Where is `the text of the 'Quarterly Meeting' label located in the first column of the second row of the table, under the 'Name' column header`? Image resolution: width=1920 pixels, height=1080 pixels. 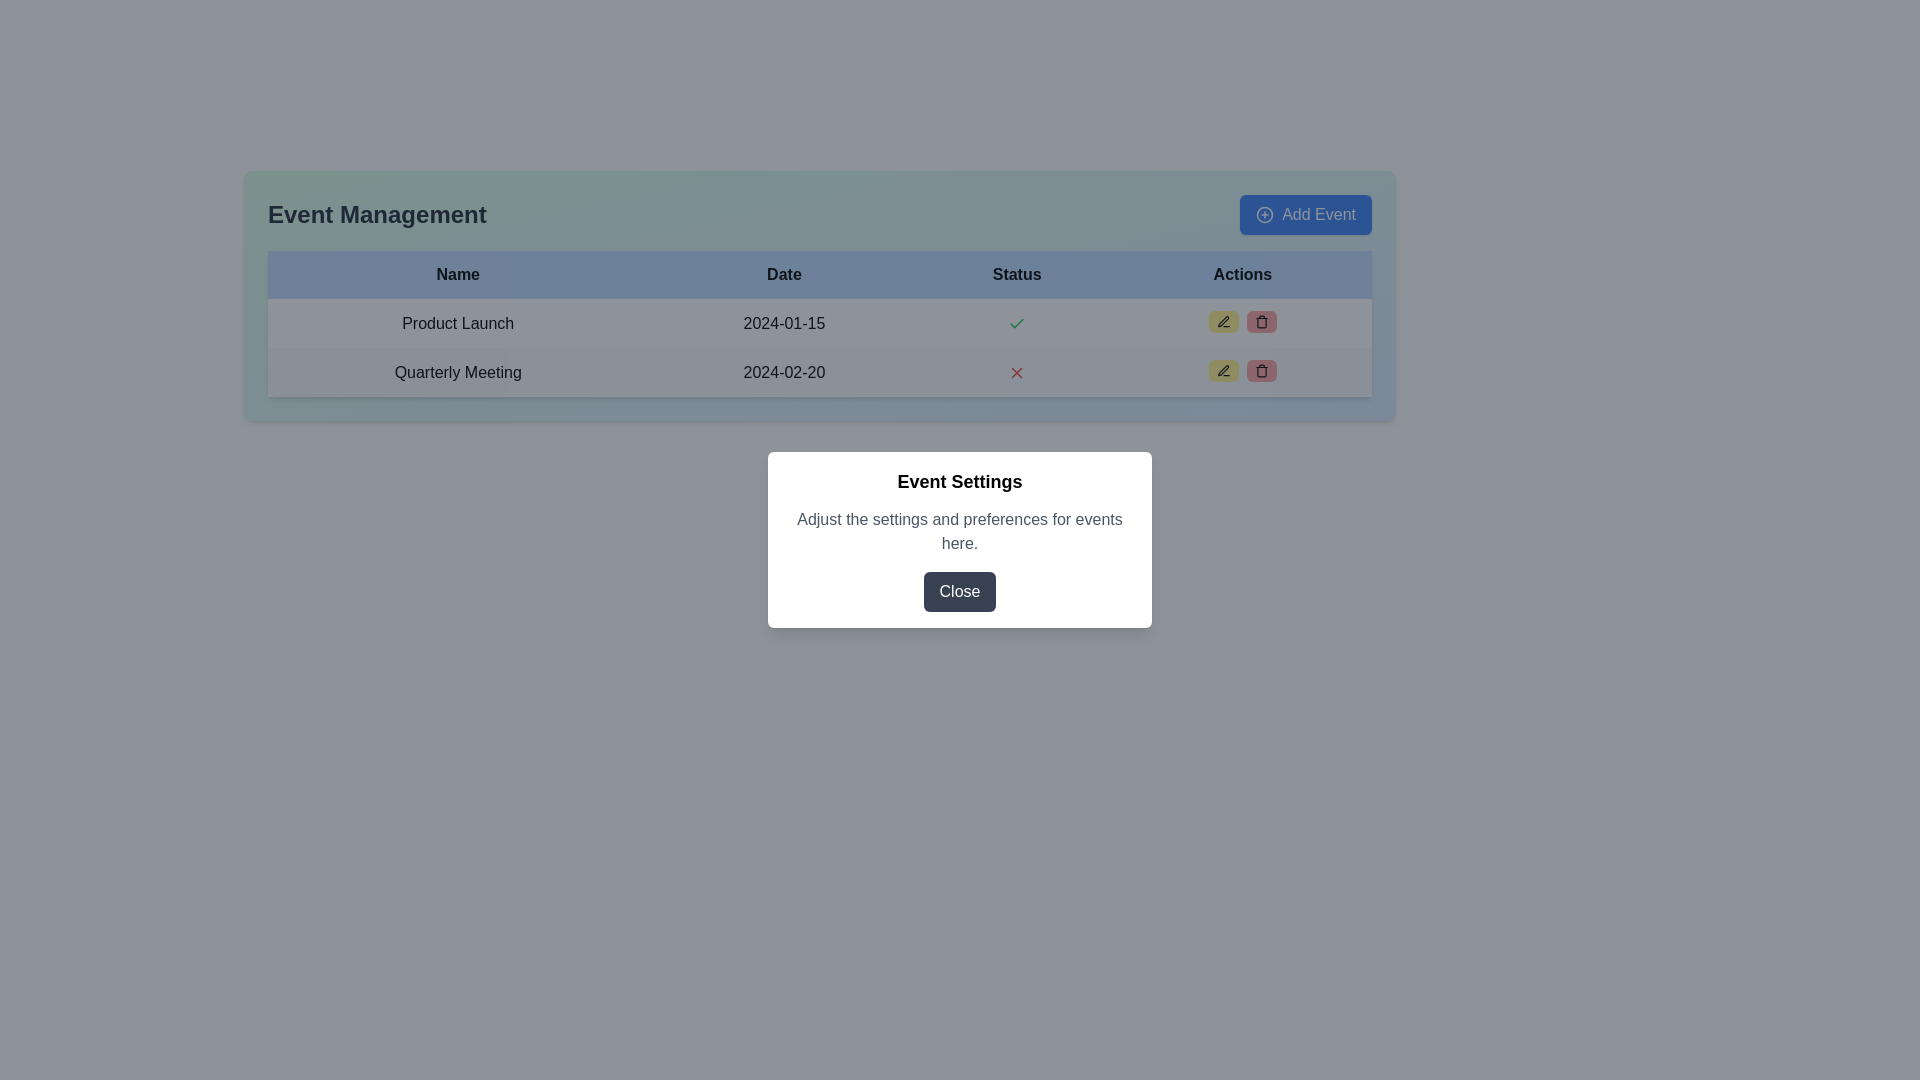 the text of the 'Quarterly Meeting' label located in the first column of the second row of the table, under the 'Name' column header is located at coordinates (457, 372).